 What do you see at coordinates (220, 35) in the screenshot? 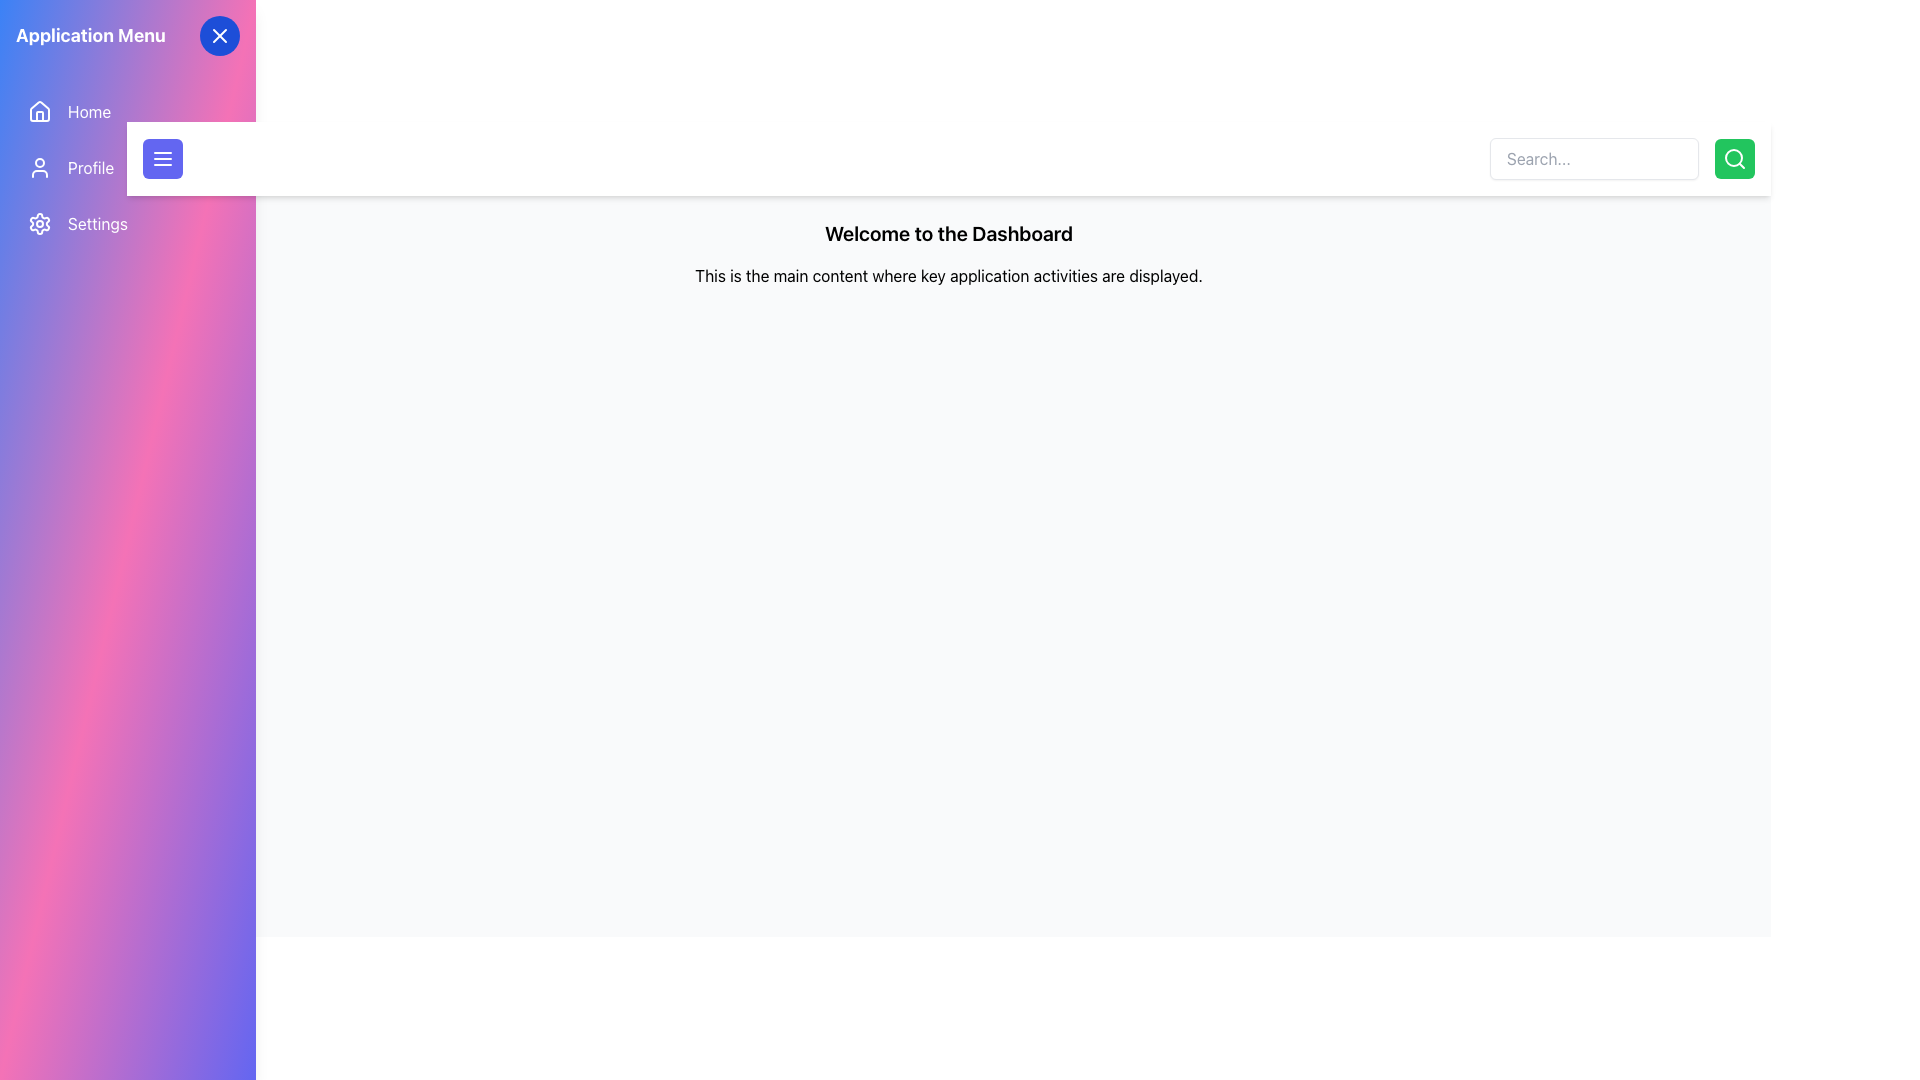
I see `the circular blue button with a white 'X' icon located in the top-right corner of the sidebar adjacent to 'Application Menu'` at bounding box center [220, 35].